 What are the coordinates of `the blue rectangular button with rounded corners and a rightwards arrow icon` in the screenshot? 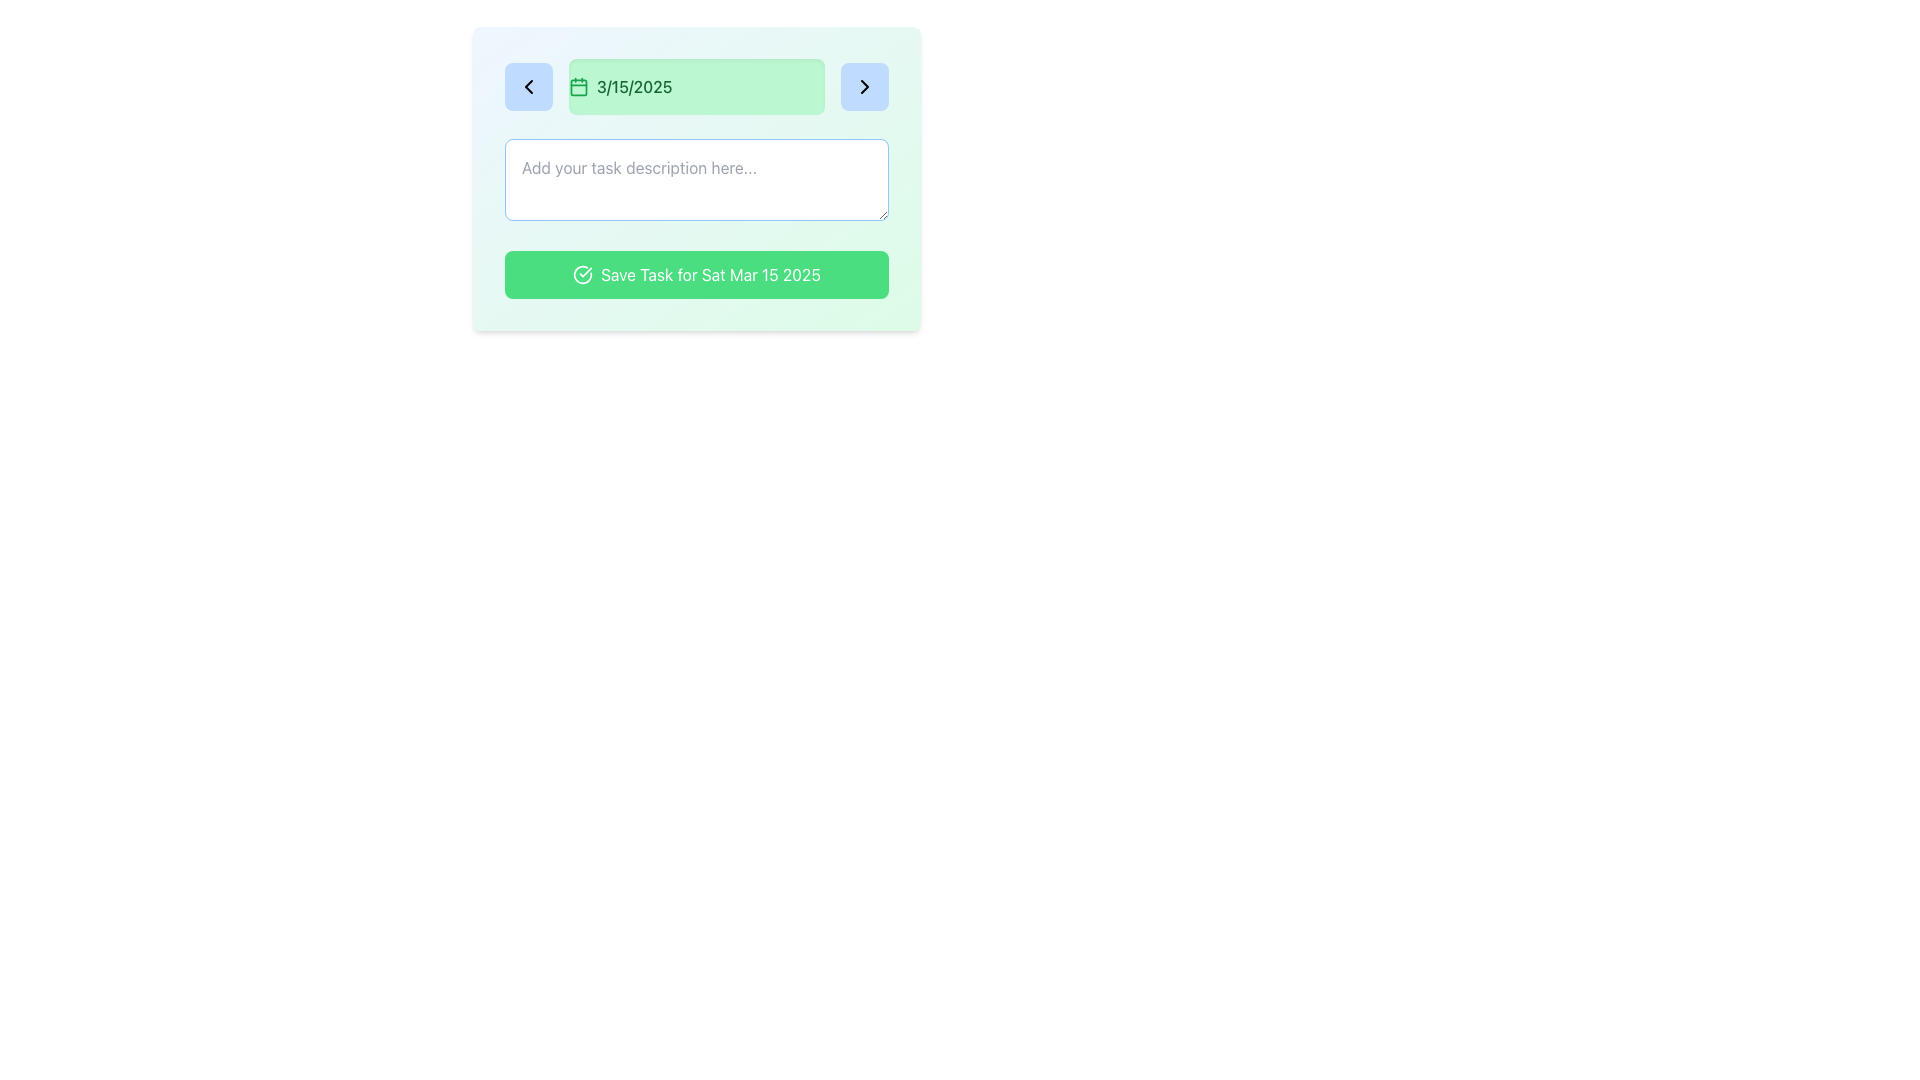 It's located at (864, 86).